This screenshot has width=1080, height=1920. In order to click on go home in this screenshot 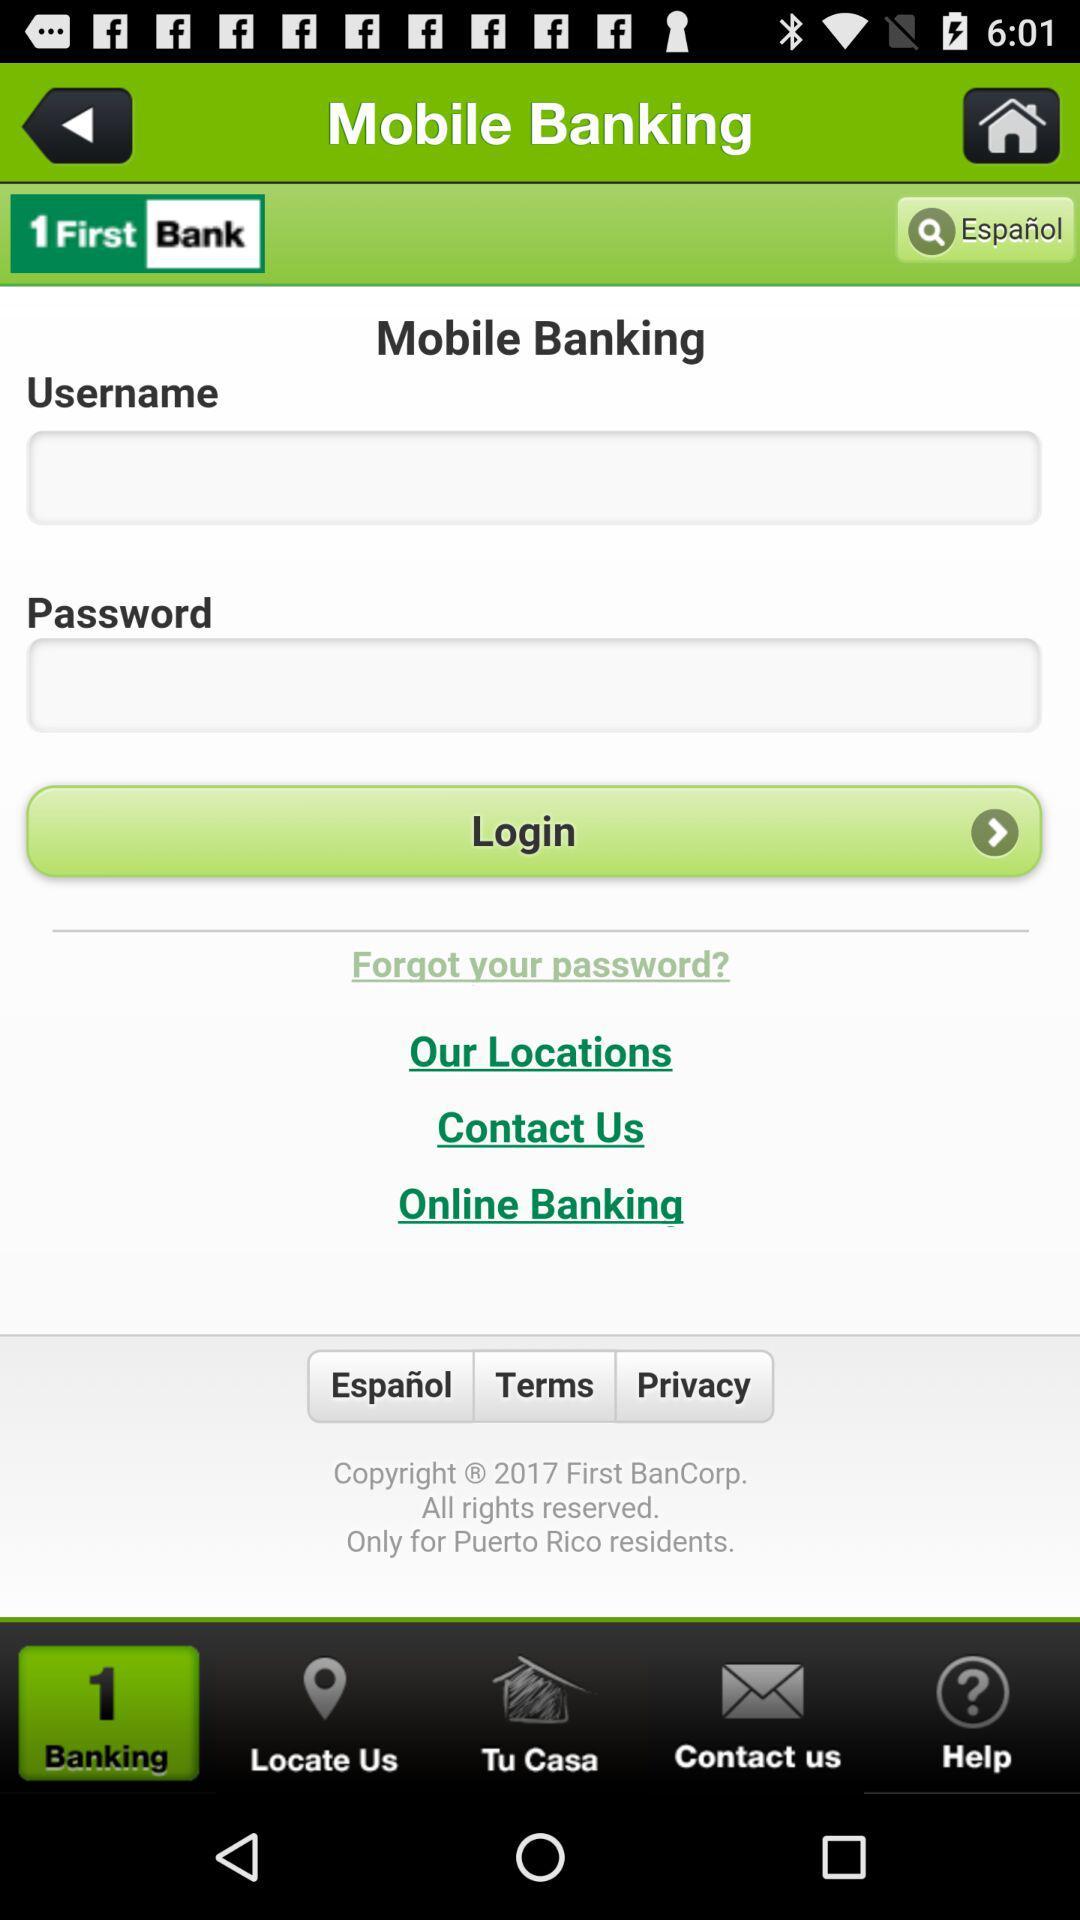, I will do `click(540, 1707)`.